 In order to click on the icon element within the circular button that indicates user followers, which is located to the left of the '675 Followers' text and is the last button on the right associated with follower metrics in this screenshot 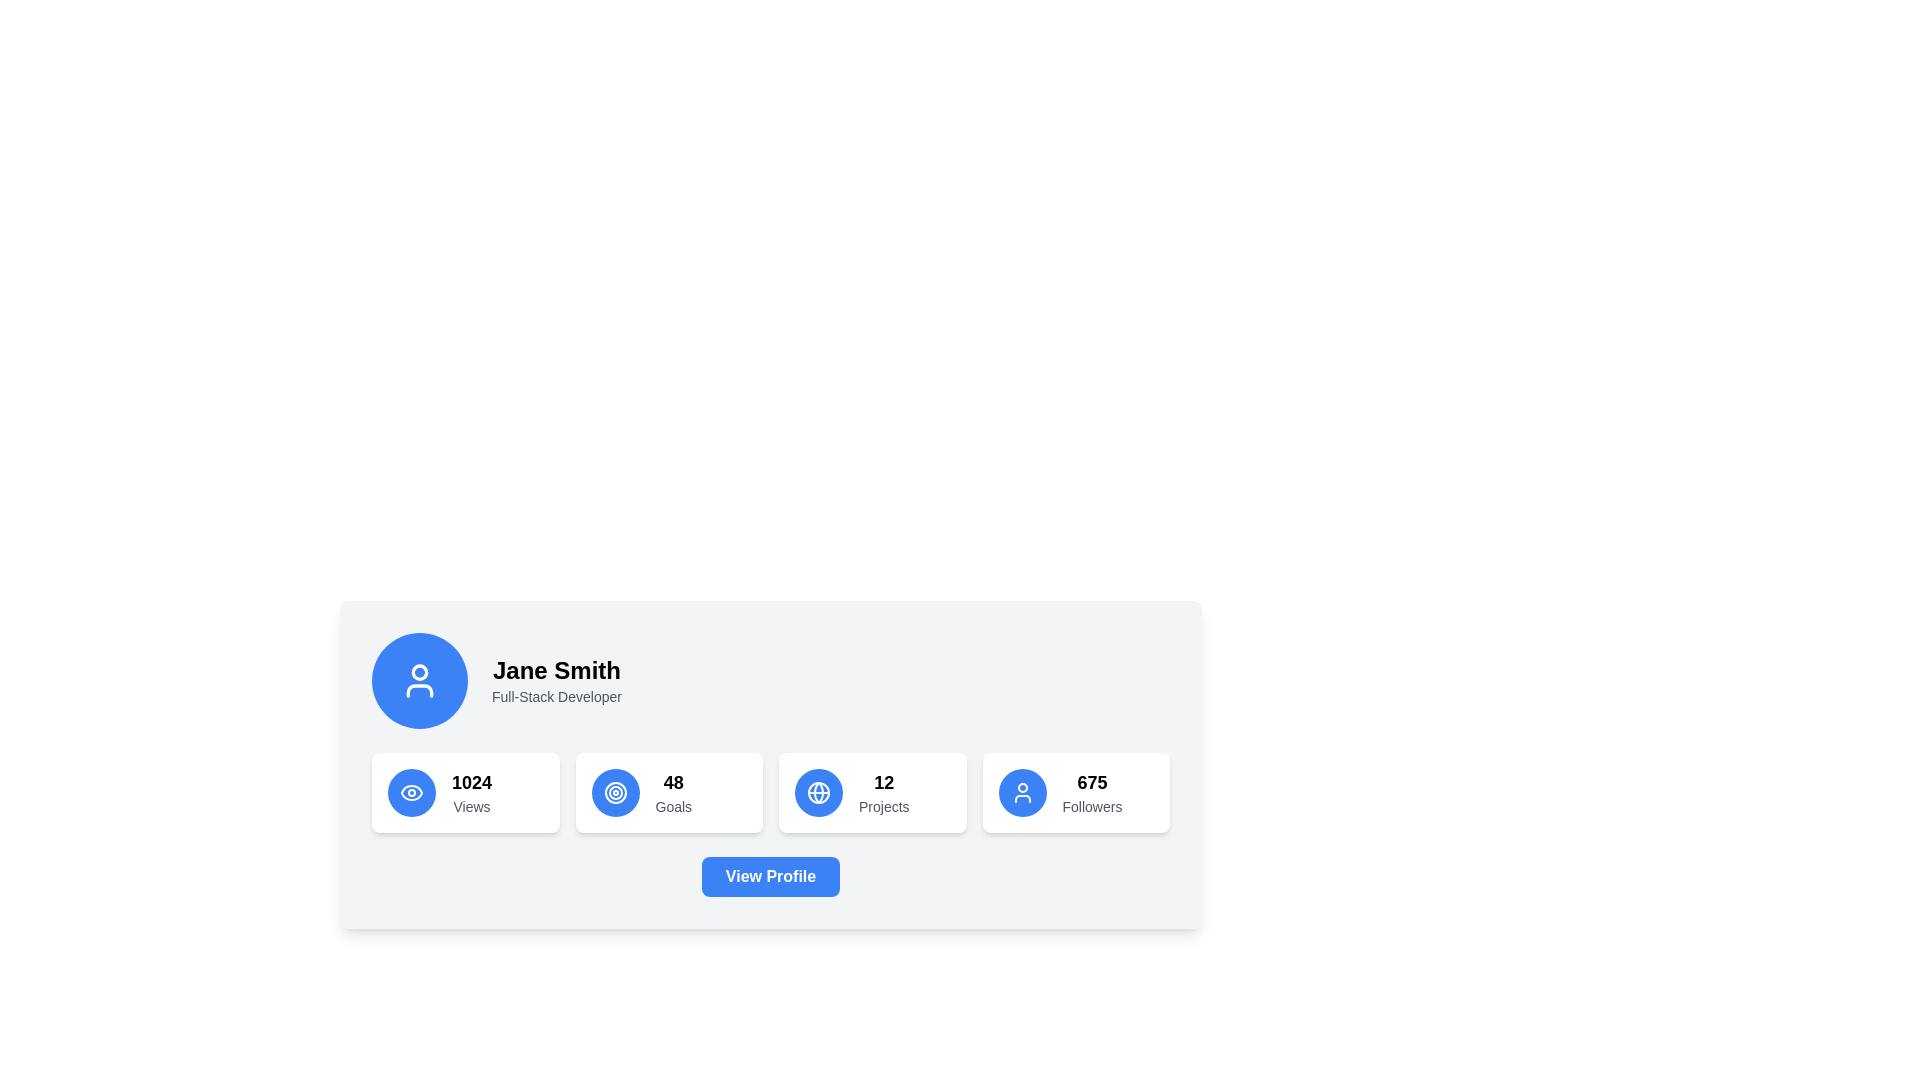, I will do `click(1022, 792)`.